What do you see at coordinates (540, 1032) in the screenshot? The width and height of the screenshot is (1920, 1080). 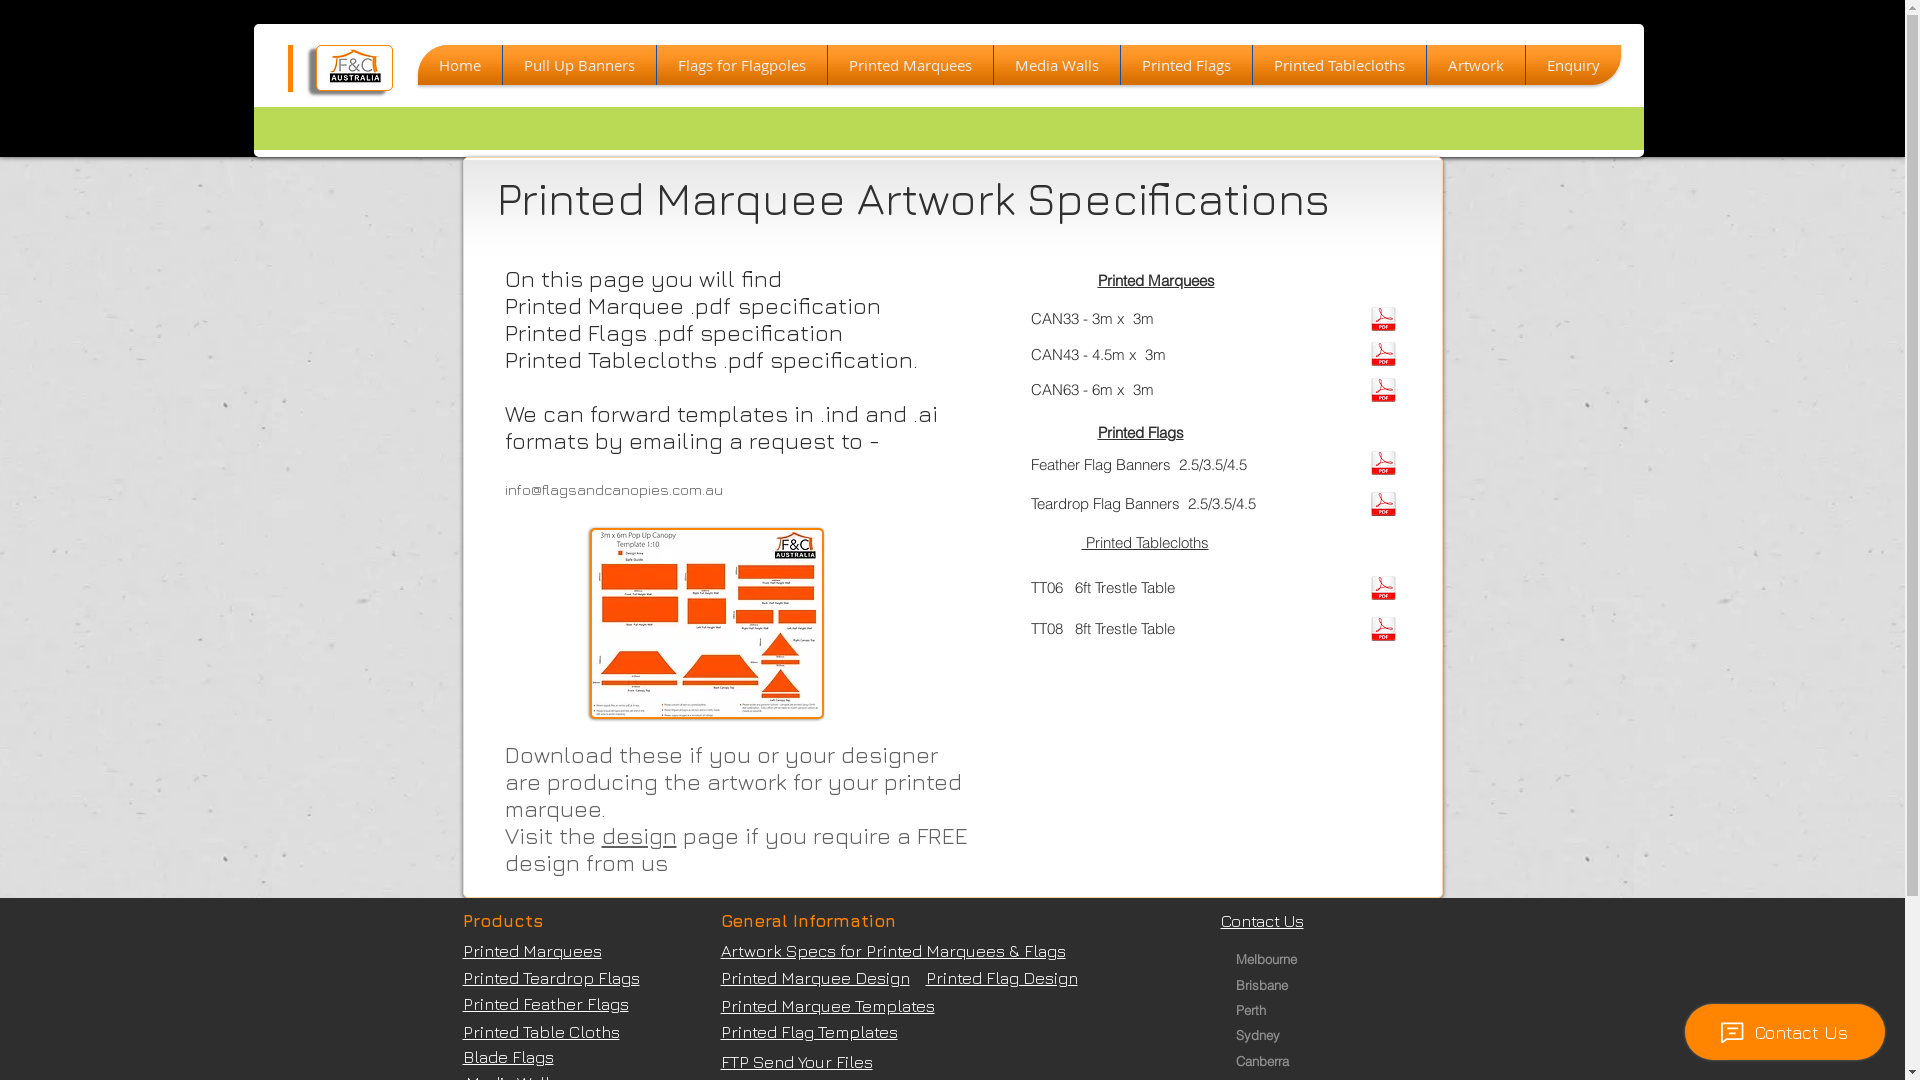 I see `'Printed Table Cloths'` at bounding box center [540, 1032].